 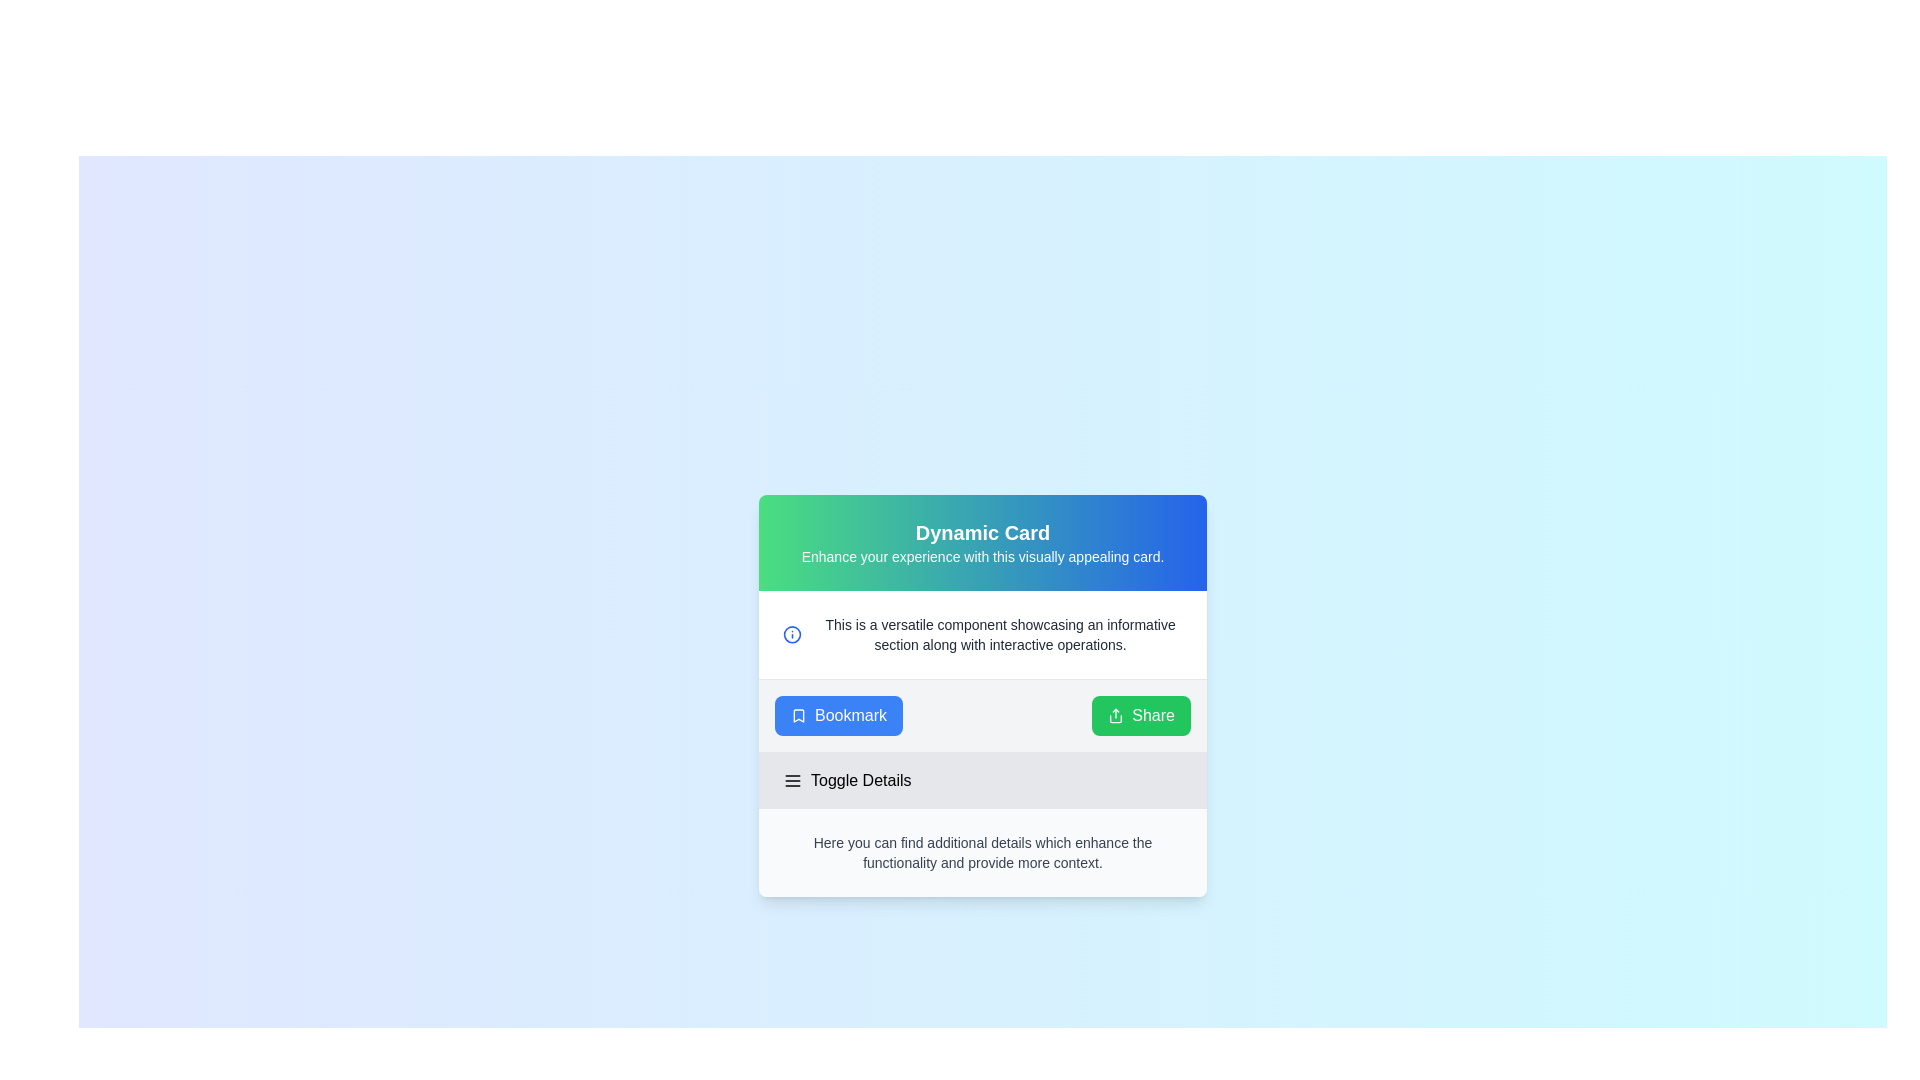 What do you see at coordinates (791, 779) in the screenshot?
I see `the icon that symbolizes the 'Toggle Details' action, positioned on the left side of the 'Toggle Details' button group` at bounding box center [791, 779].